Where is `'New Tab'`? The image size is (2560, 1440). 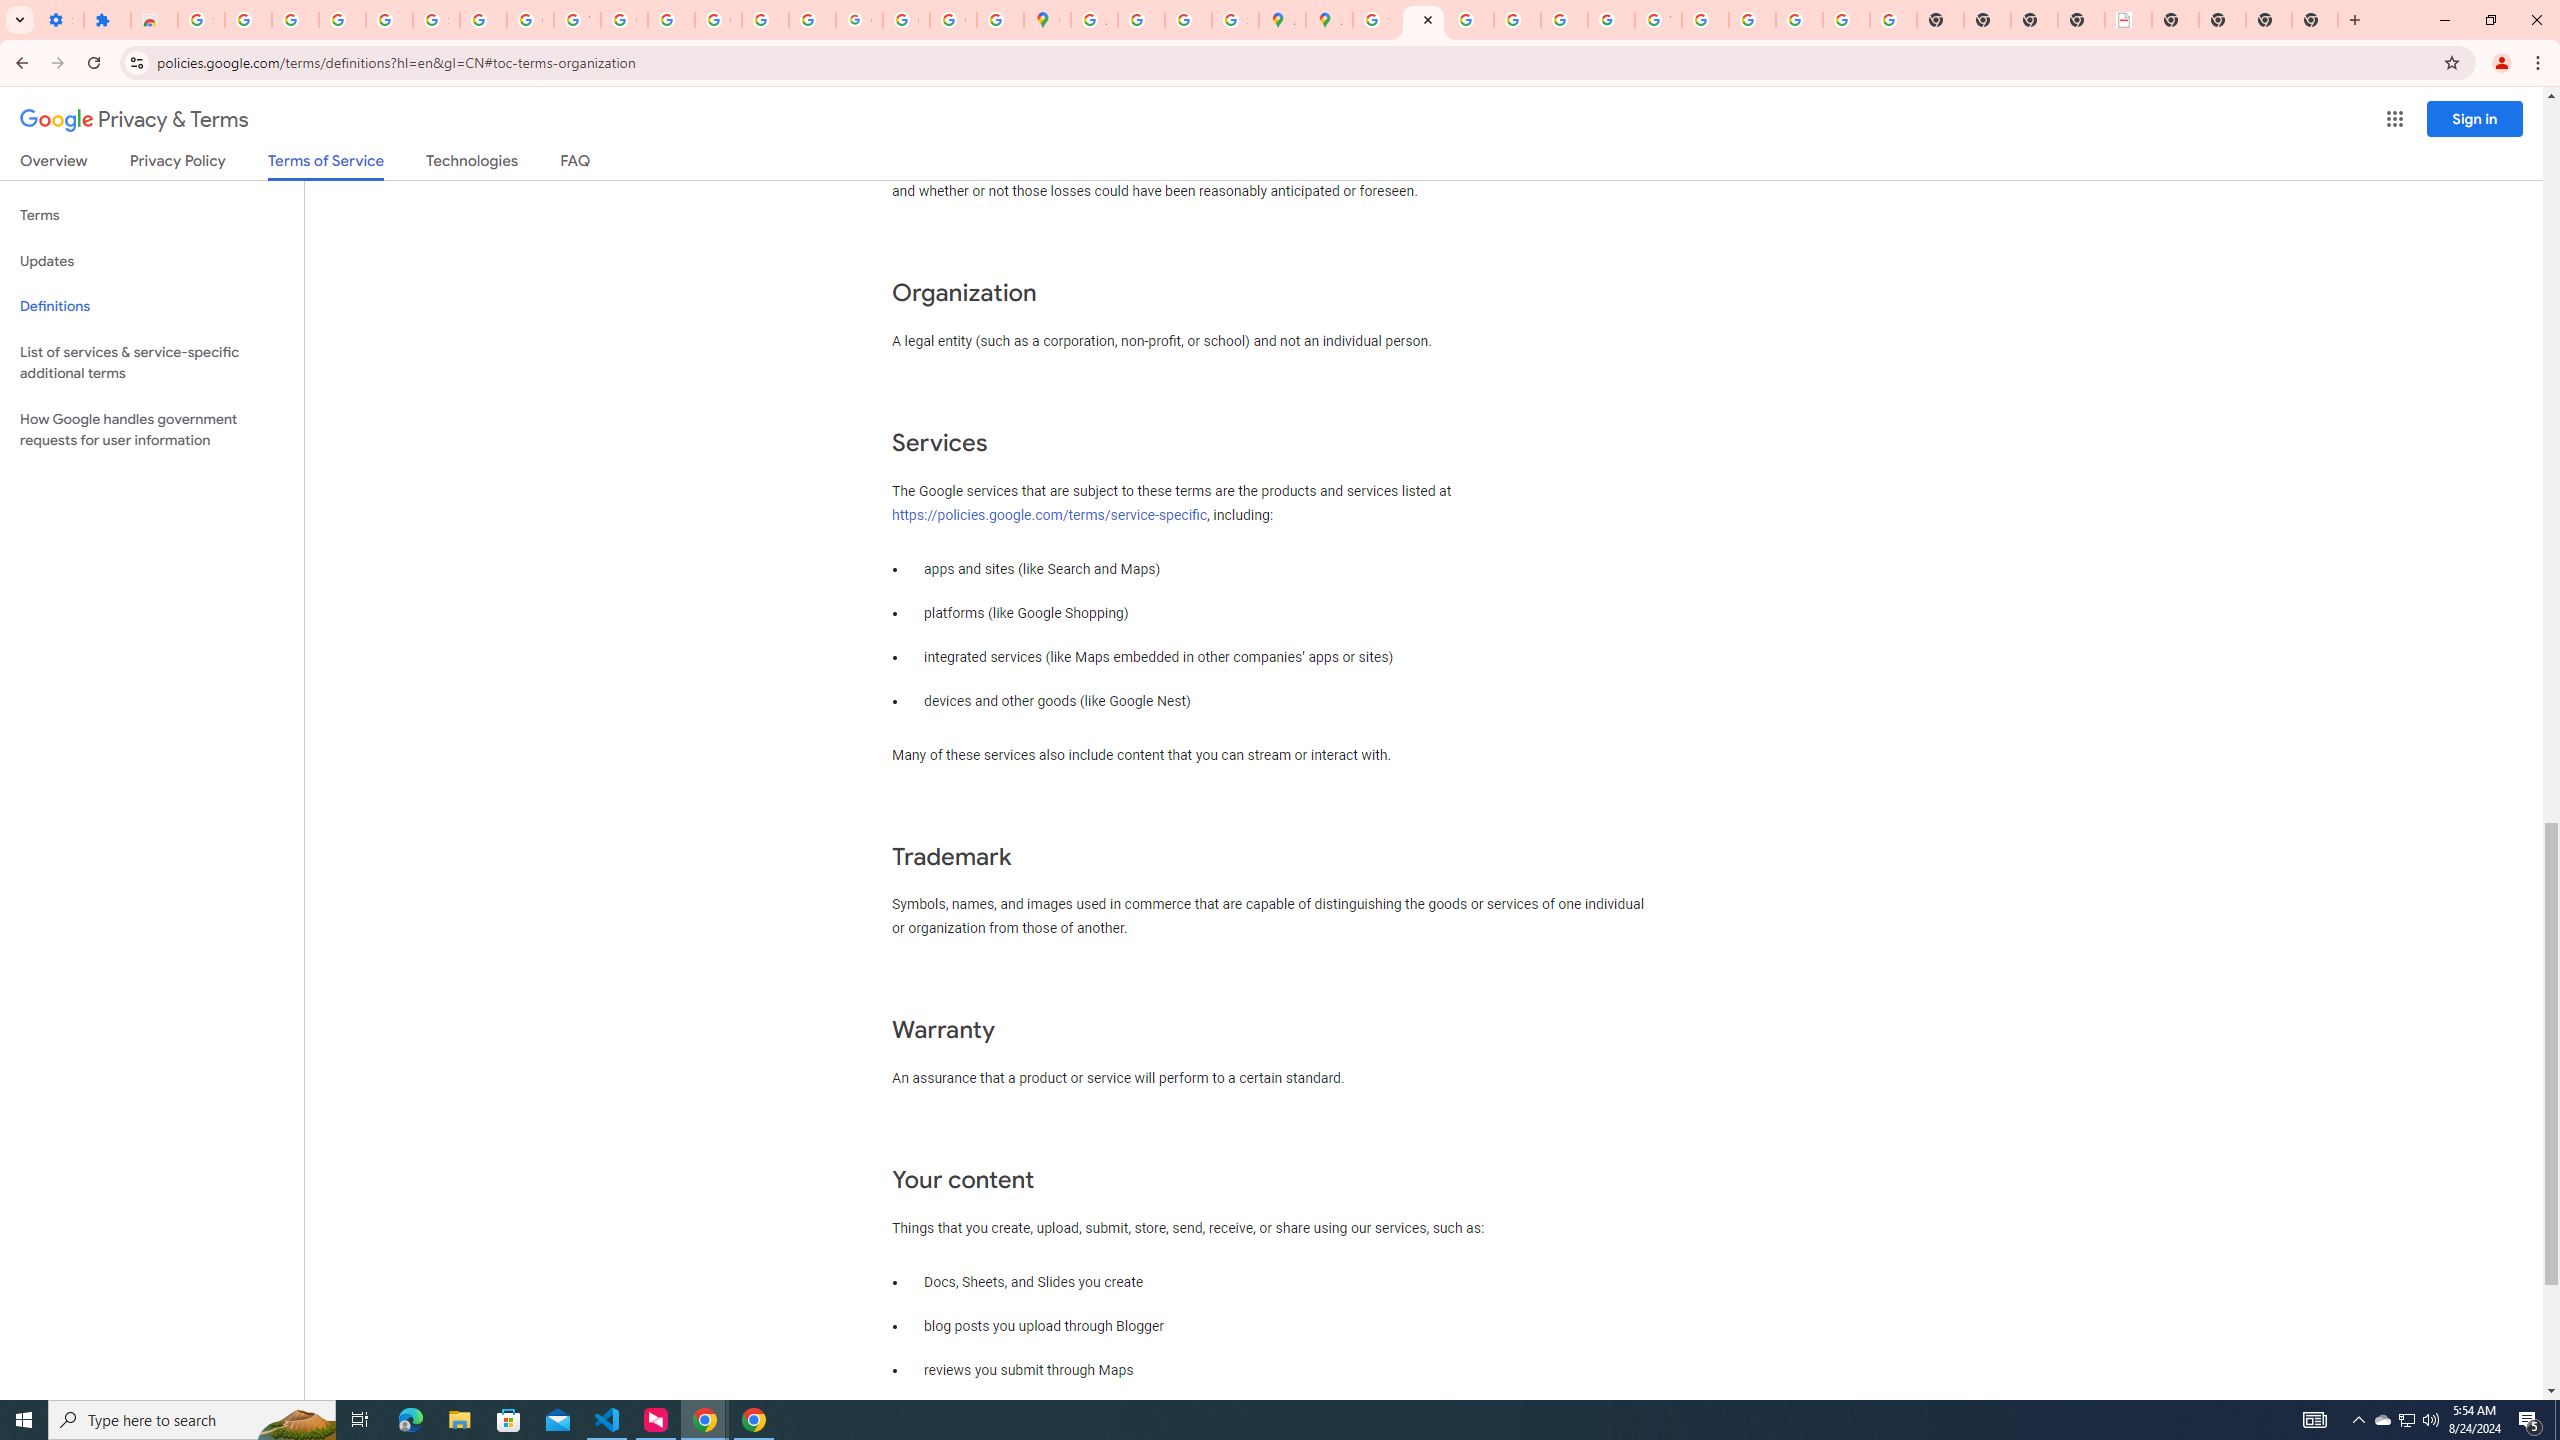 'New Tab' is located at coordinates (2315, 19).